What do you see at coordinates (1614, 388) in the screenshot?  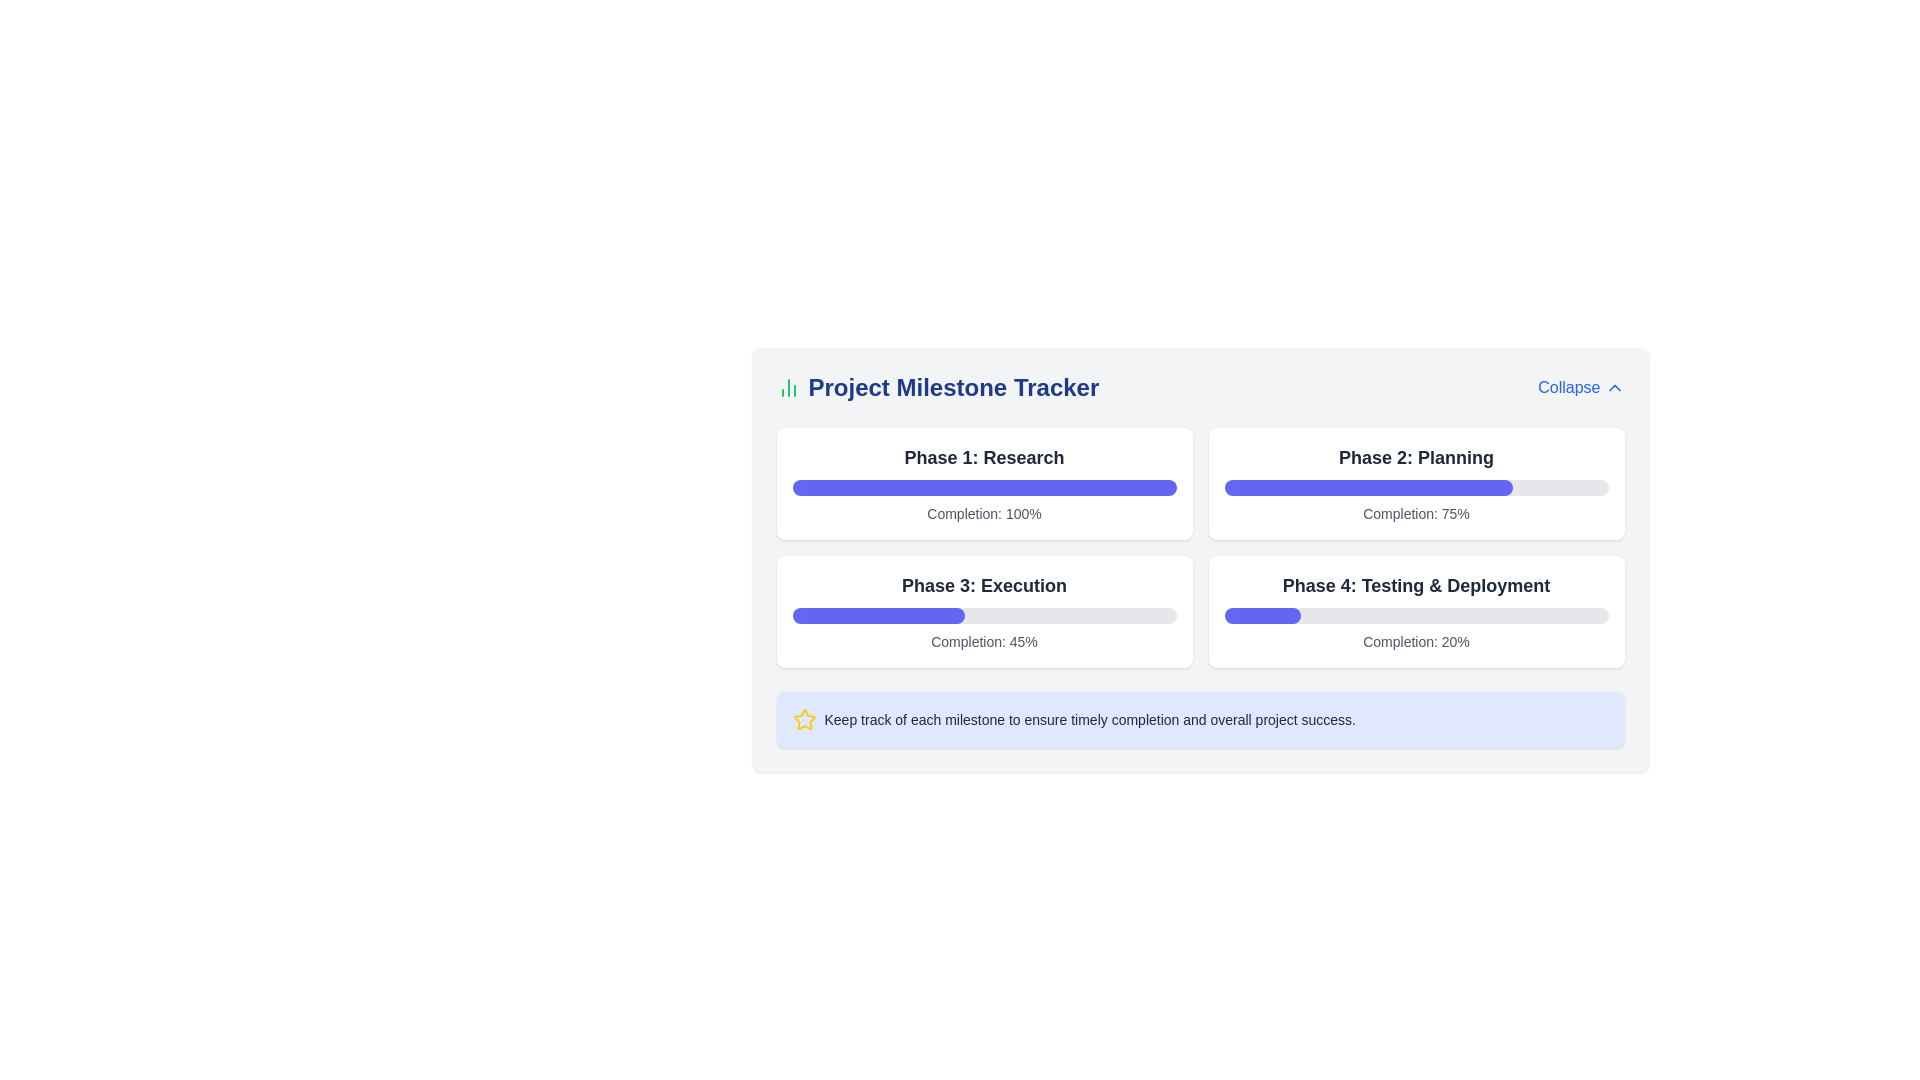 I see `the Chevron up icon located in the top-right corner of the interface` at bounding box center [1614, 388].